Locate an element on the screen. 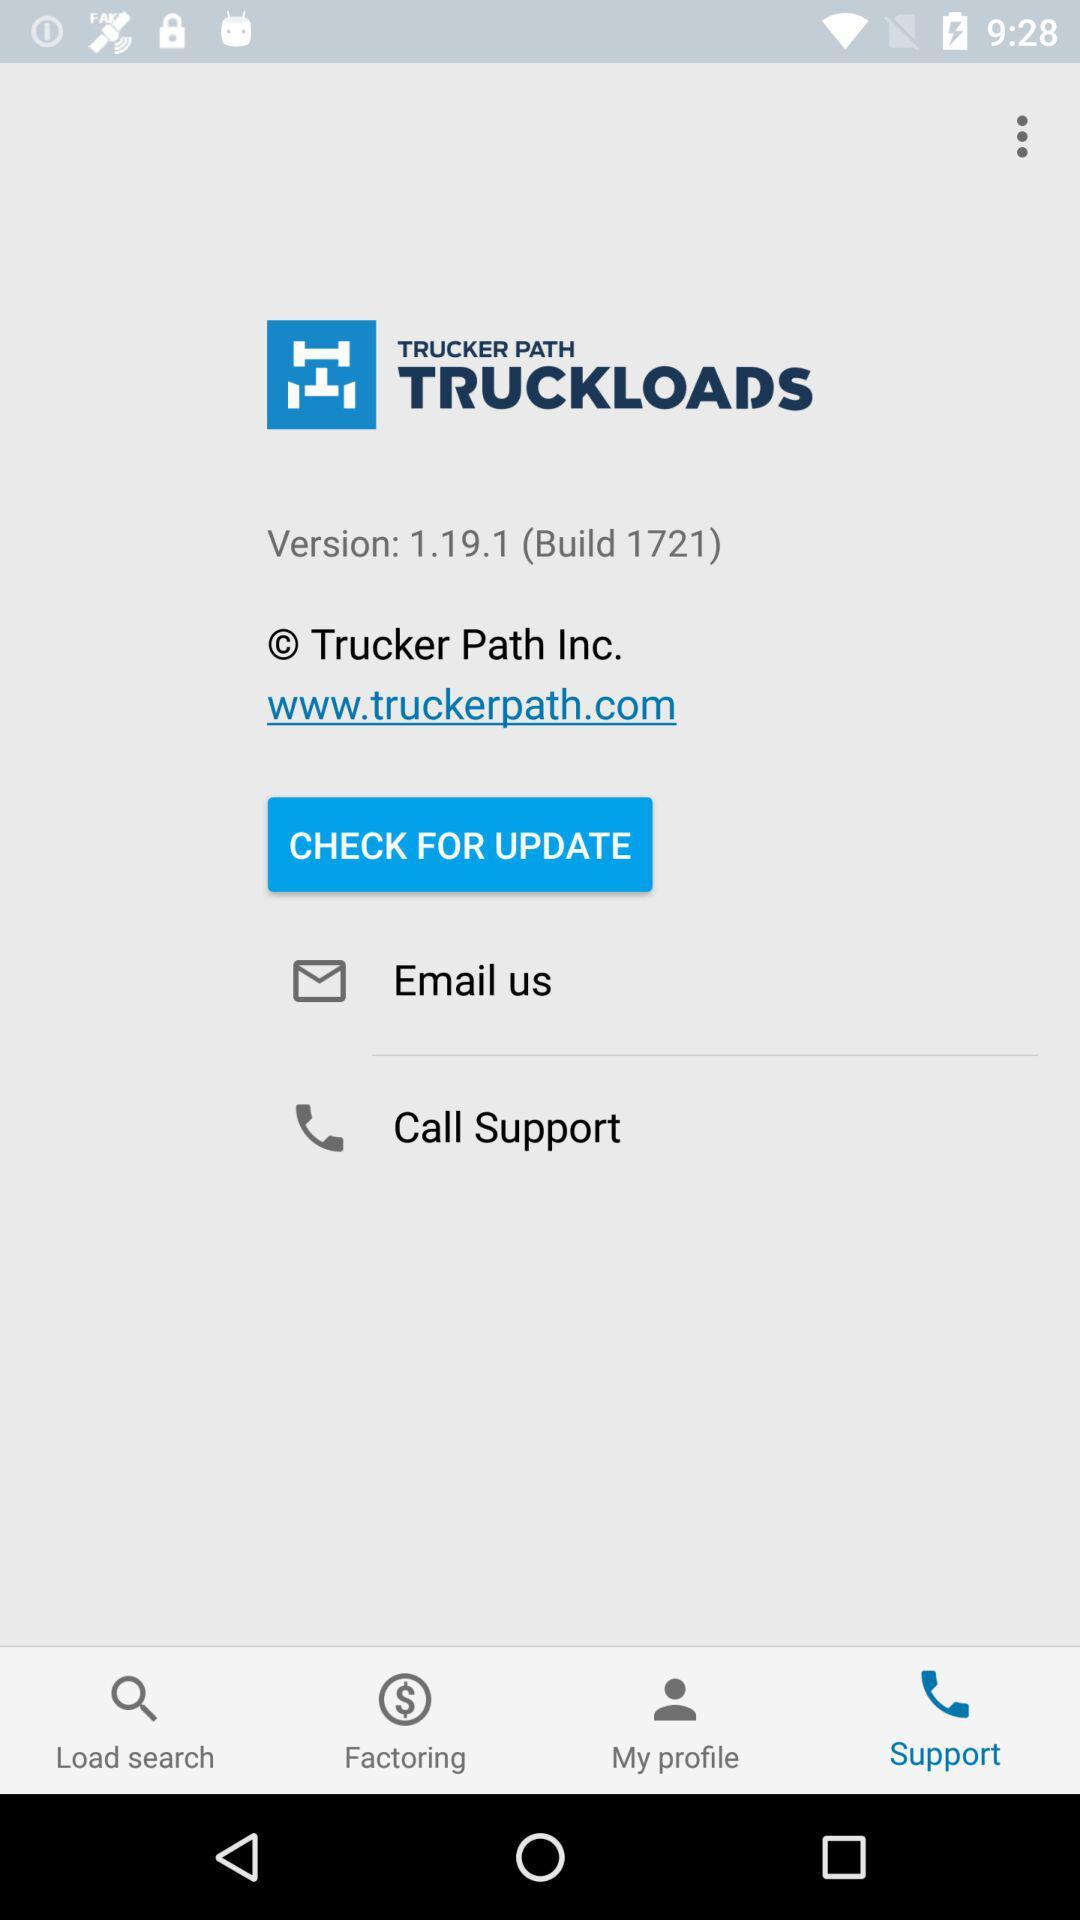 The image size is (1080, 1920). item at the top right corner is located at coordinates (1027, 135).